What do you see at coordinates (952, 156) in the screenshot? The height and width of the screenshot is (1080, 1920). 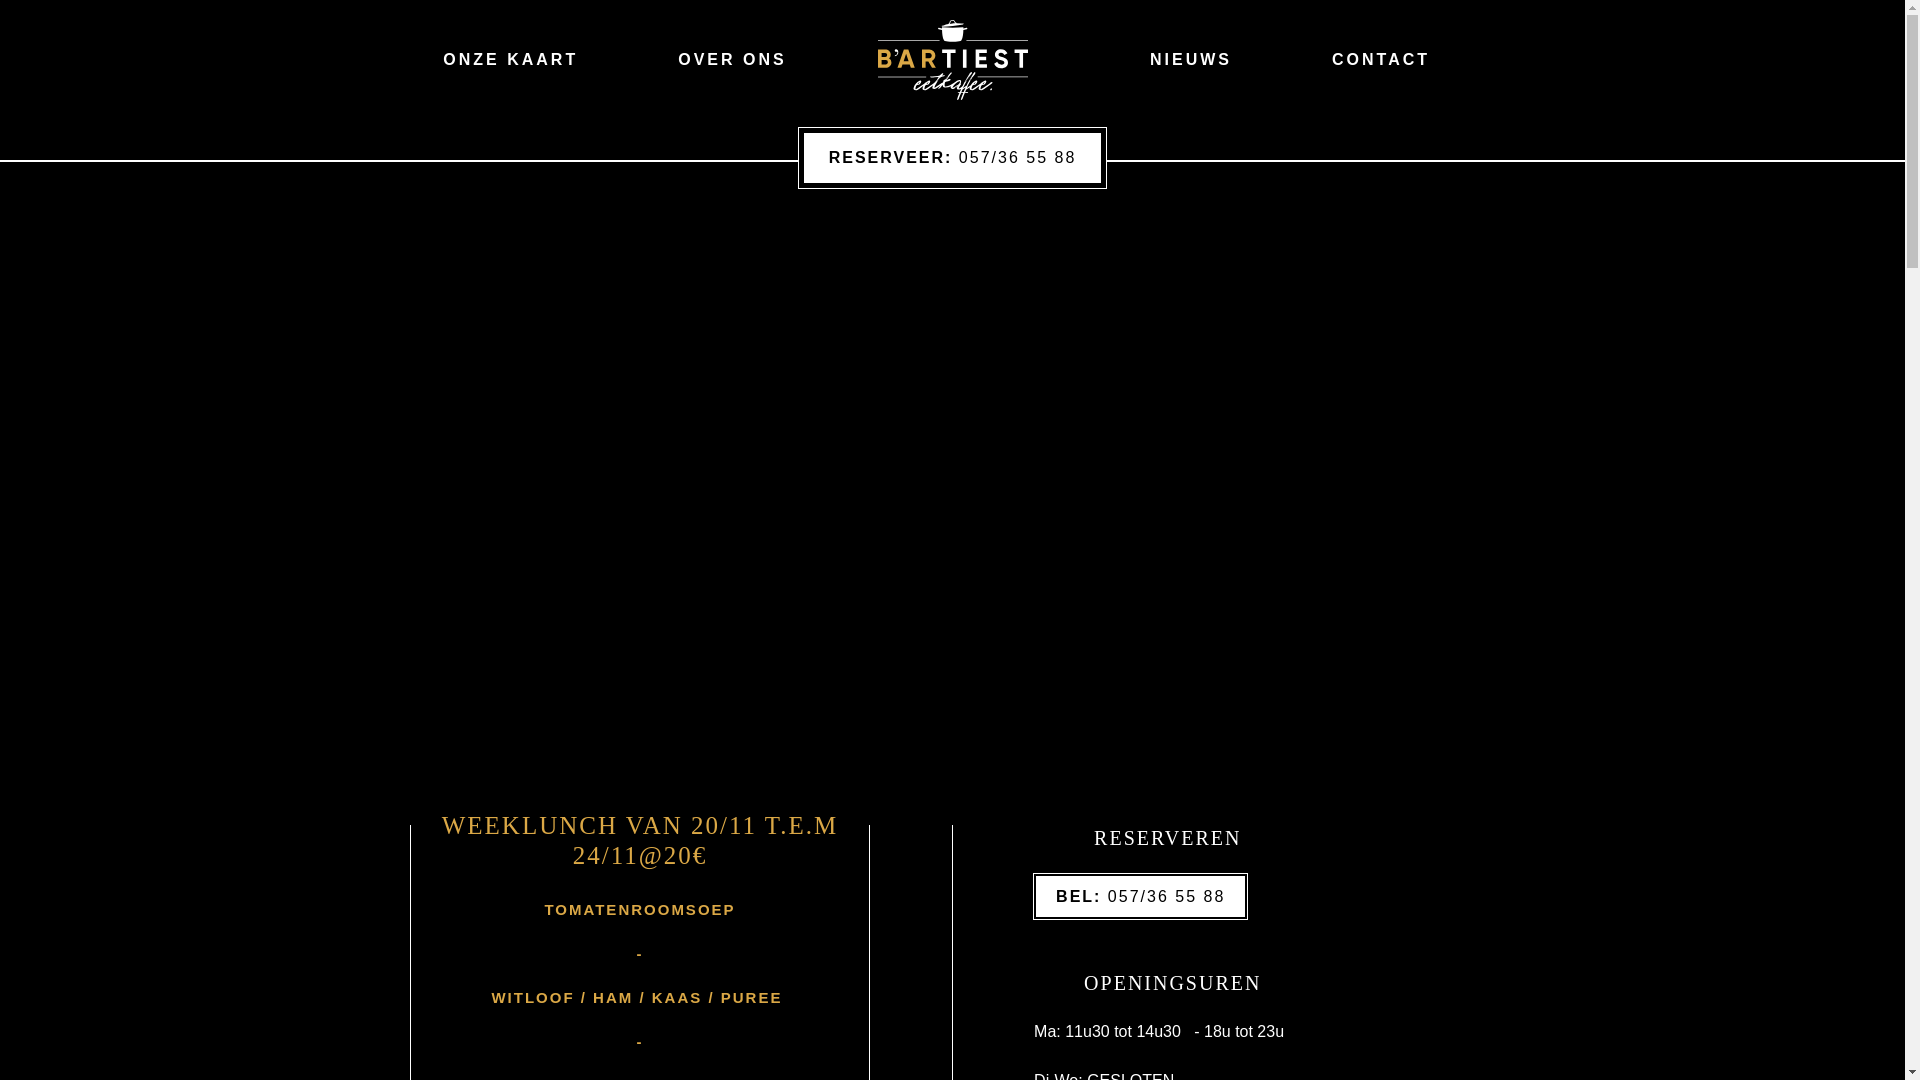 I see `'RESERVEER: 057/36 55 88'` at bounding box center [952, 156].